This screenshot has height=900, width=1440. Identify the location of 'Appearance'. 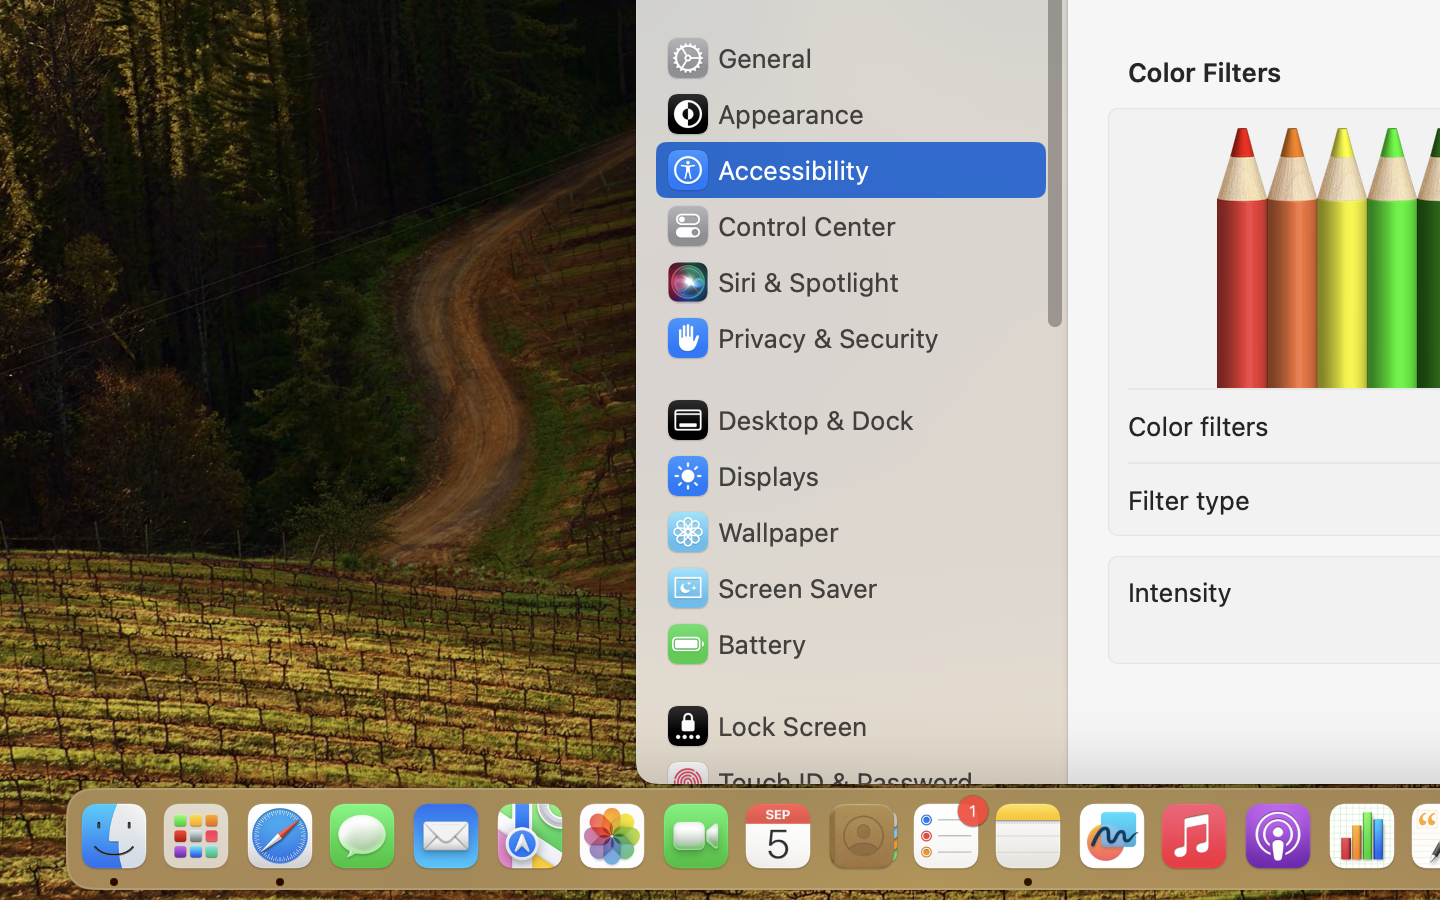
(763, 114).